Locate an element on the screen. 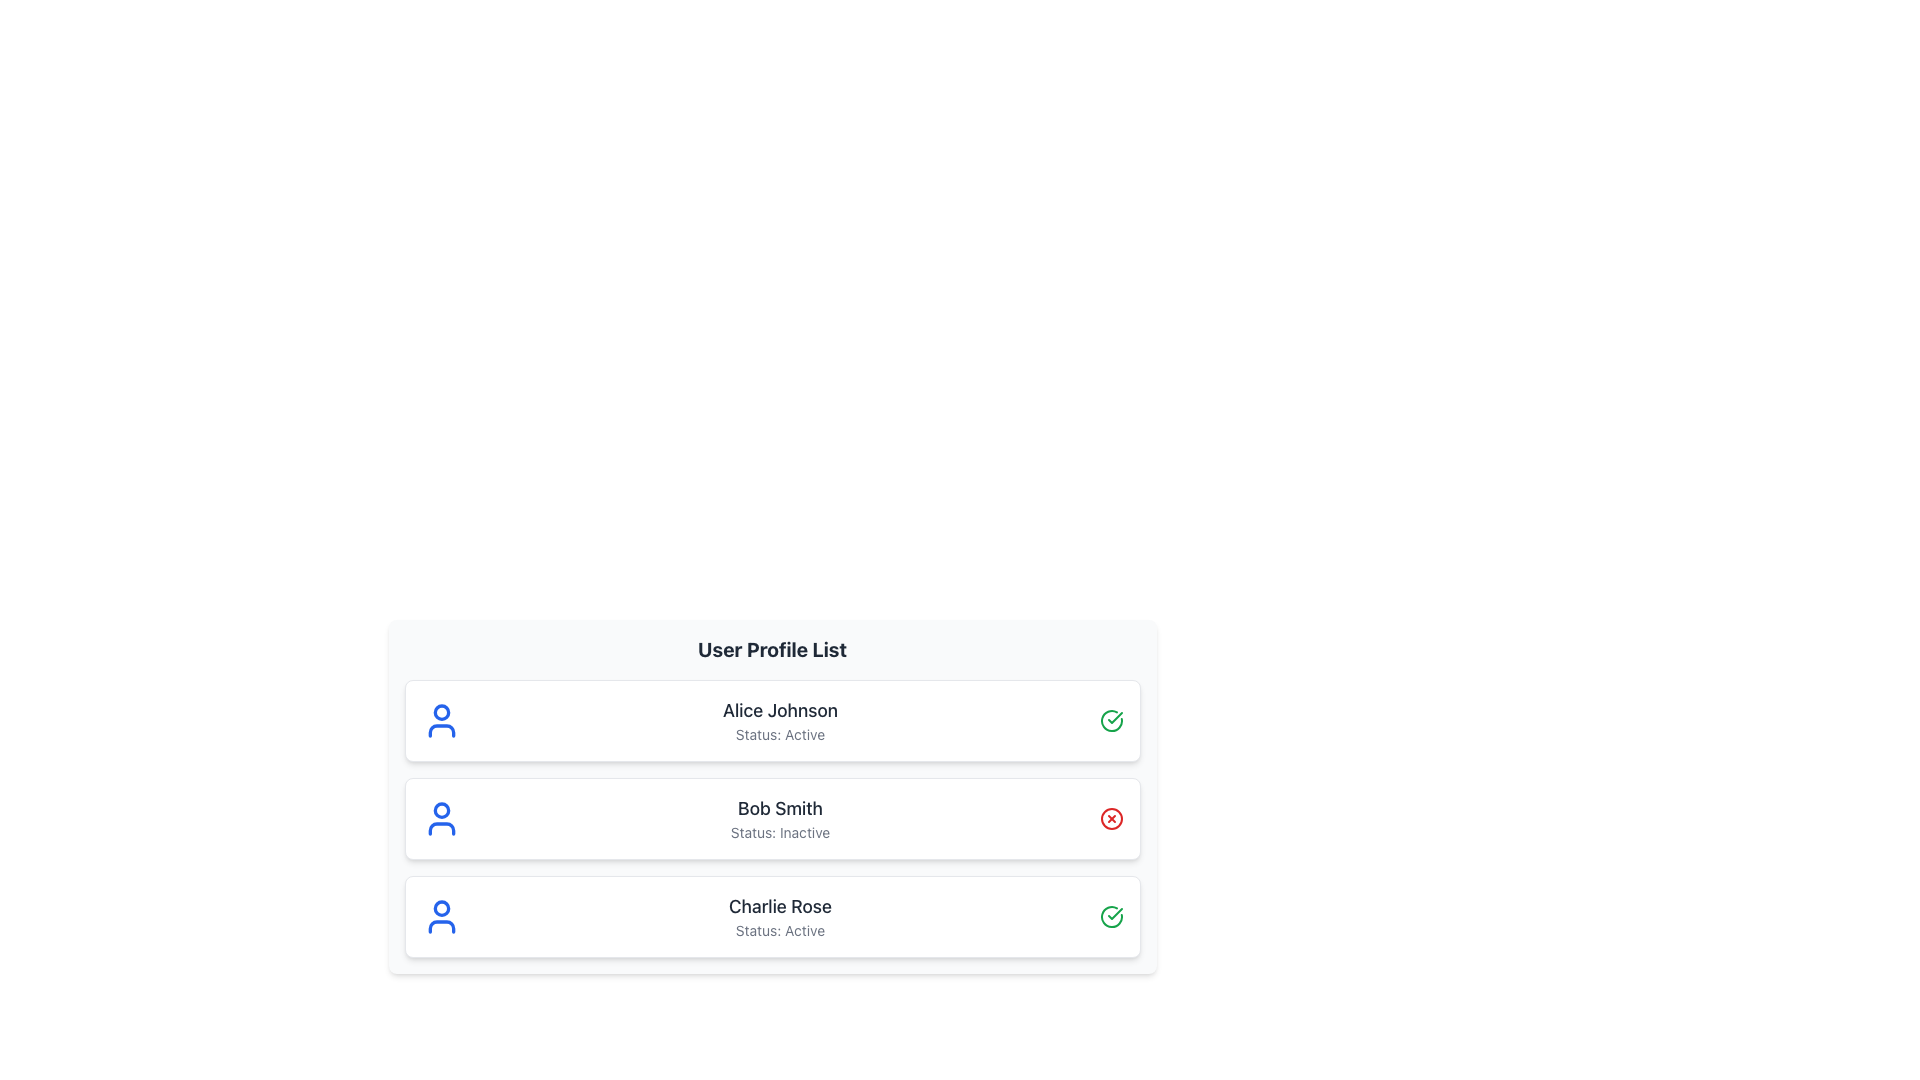  the SVG Circle Graphic element that represents the head in the user profile icon for 'Charlie Rose' located in the third profile row is located at coordinates (440, 908).